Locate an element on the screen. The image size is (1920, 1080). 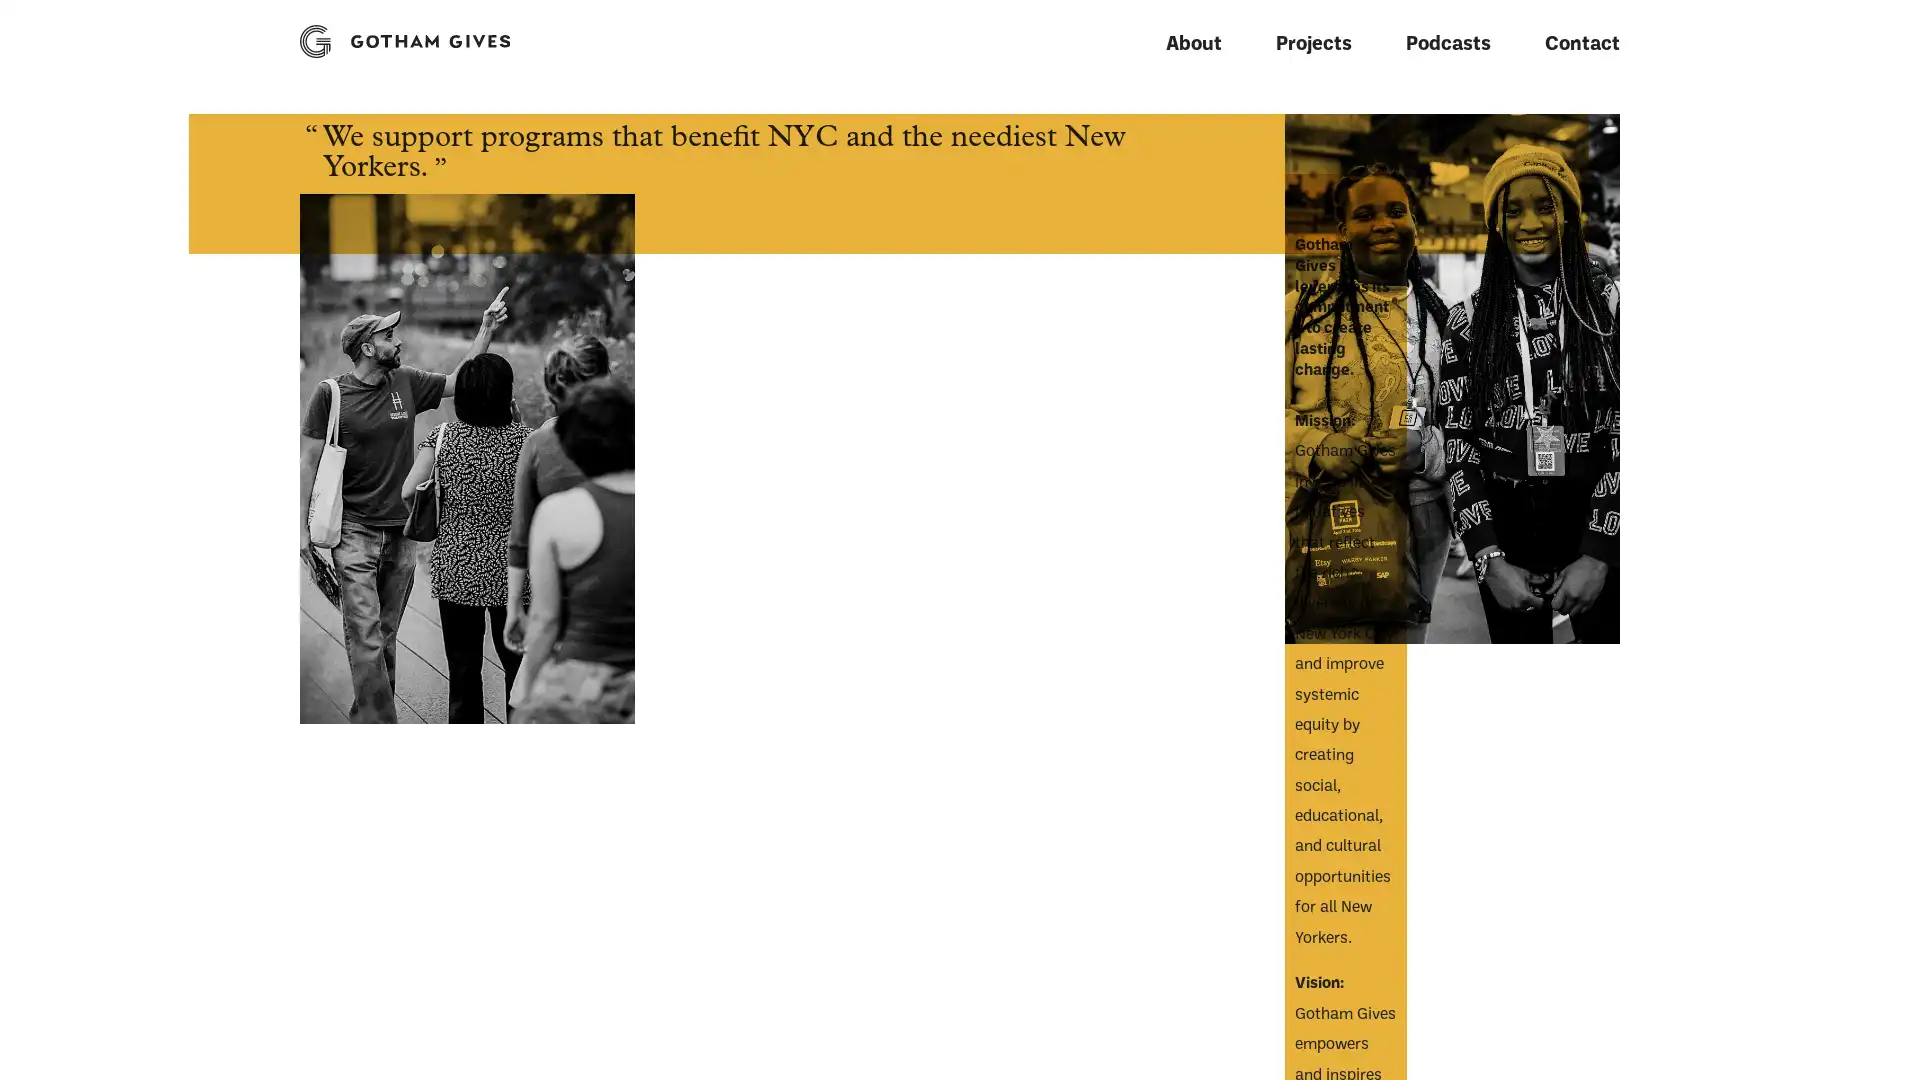
Click here to scroll to top of page. is located at coordinates (297, 1048).